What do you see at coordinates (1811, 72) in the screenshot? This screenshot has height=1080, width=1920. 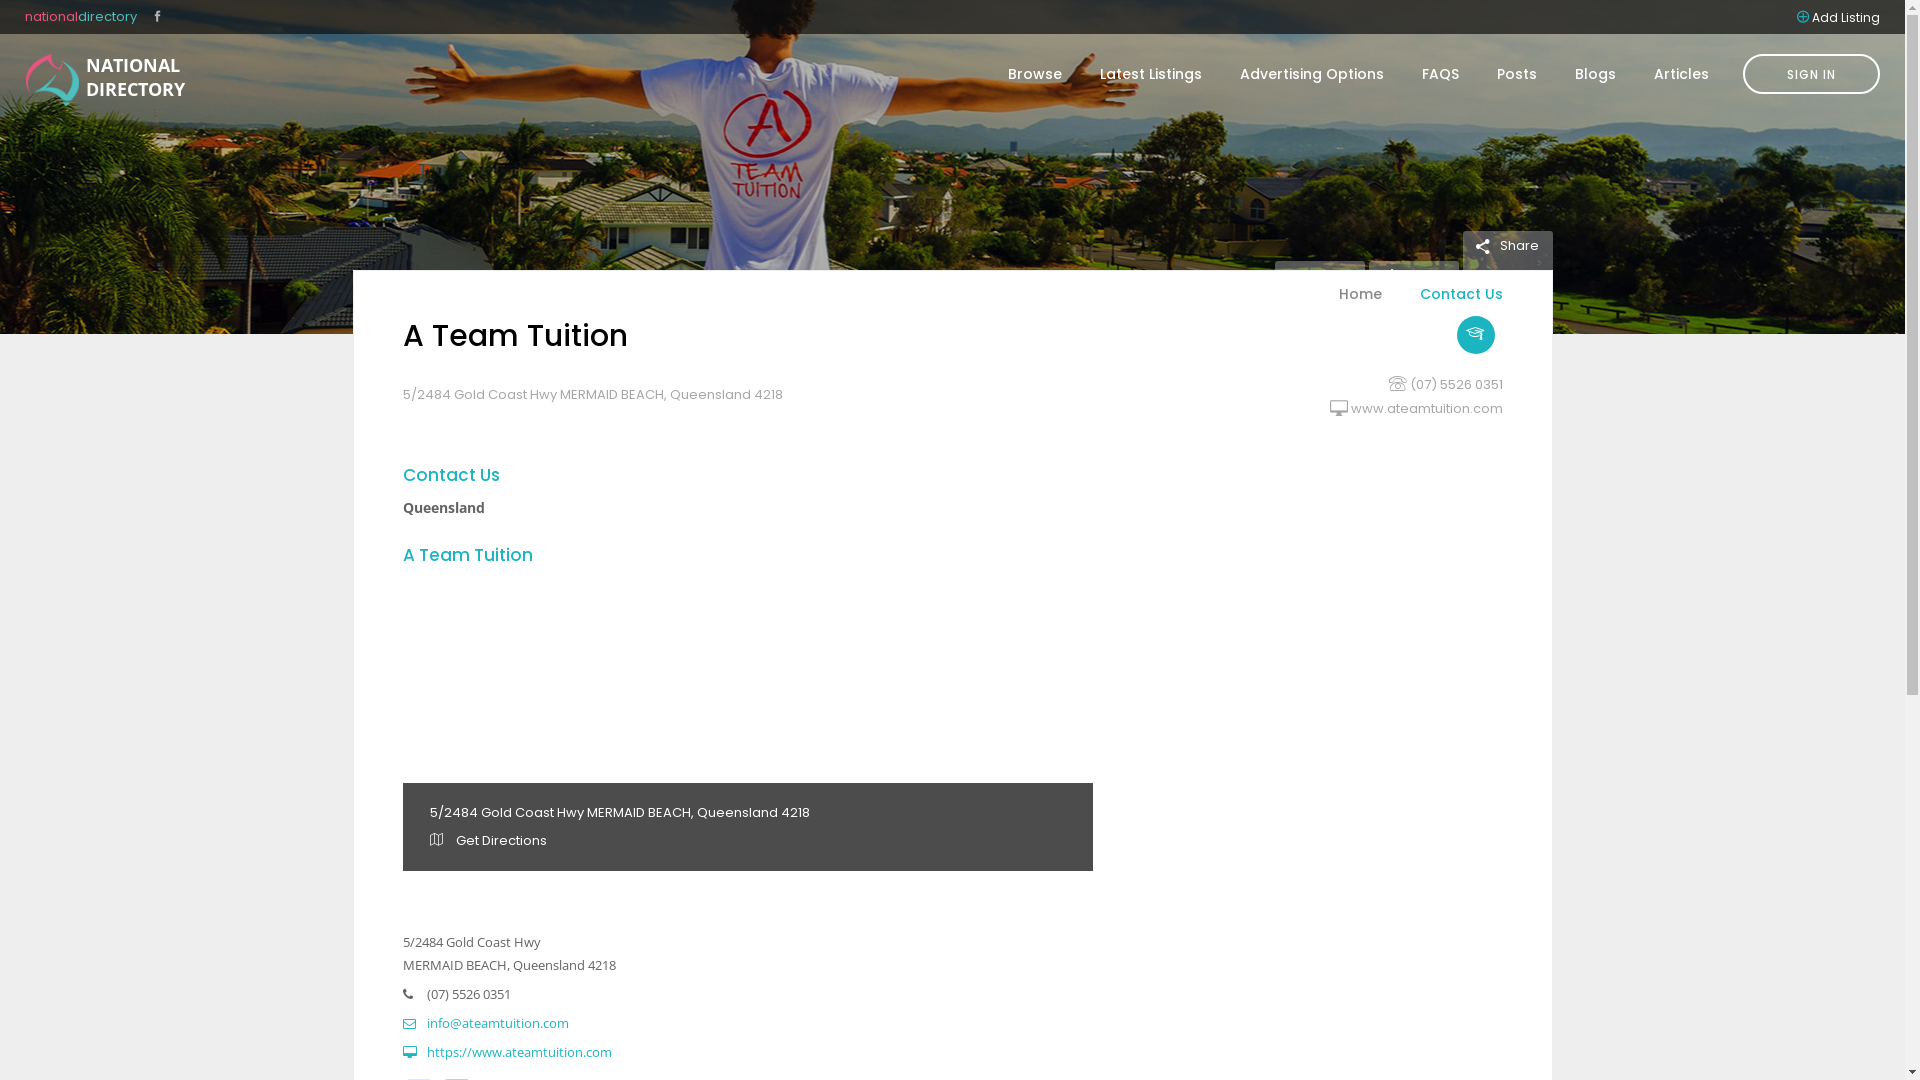 I see `'SIGN IN'` at bounding box center [1811, 72].